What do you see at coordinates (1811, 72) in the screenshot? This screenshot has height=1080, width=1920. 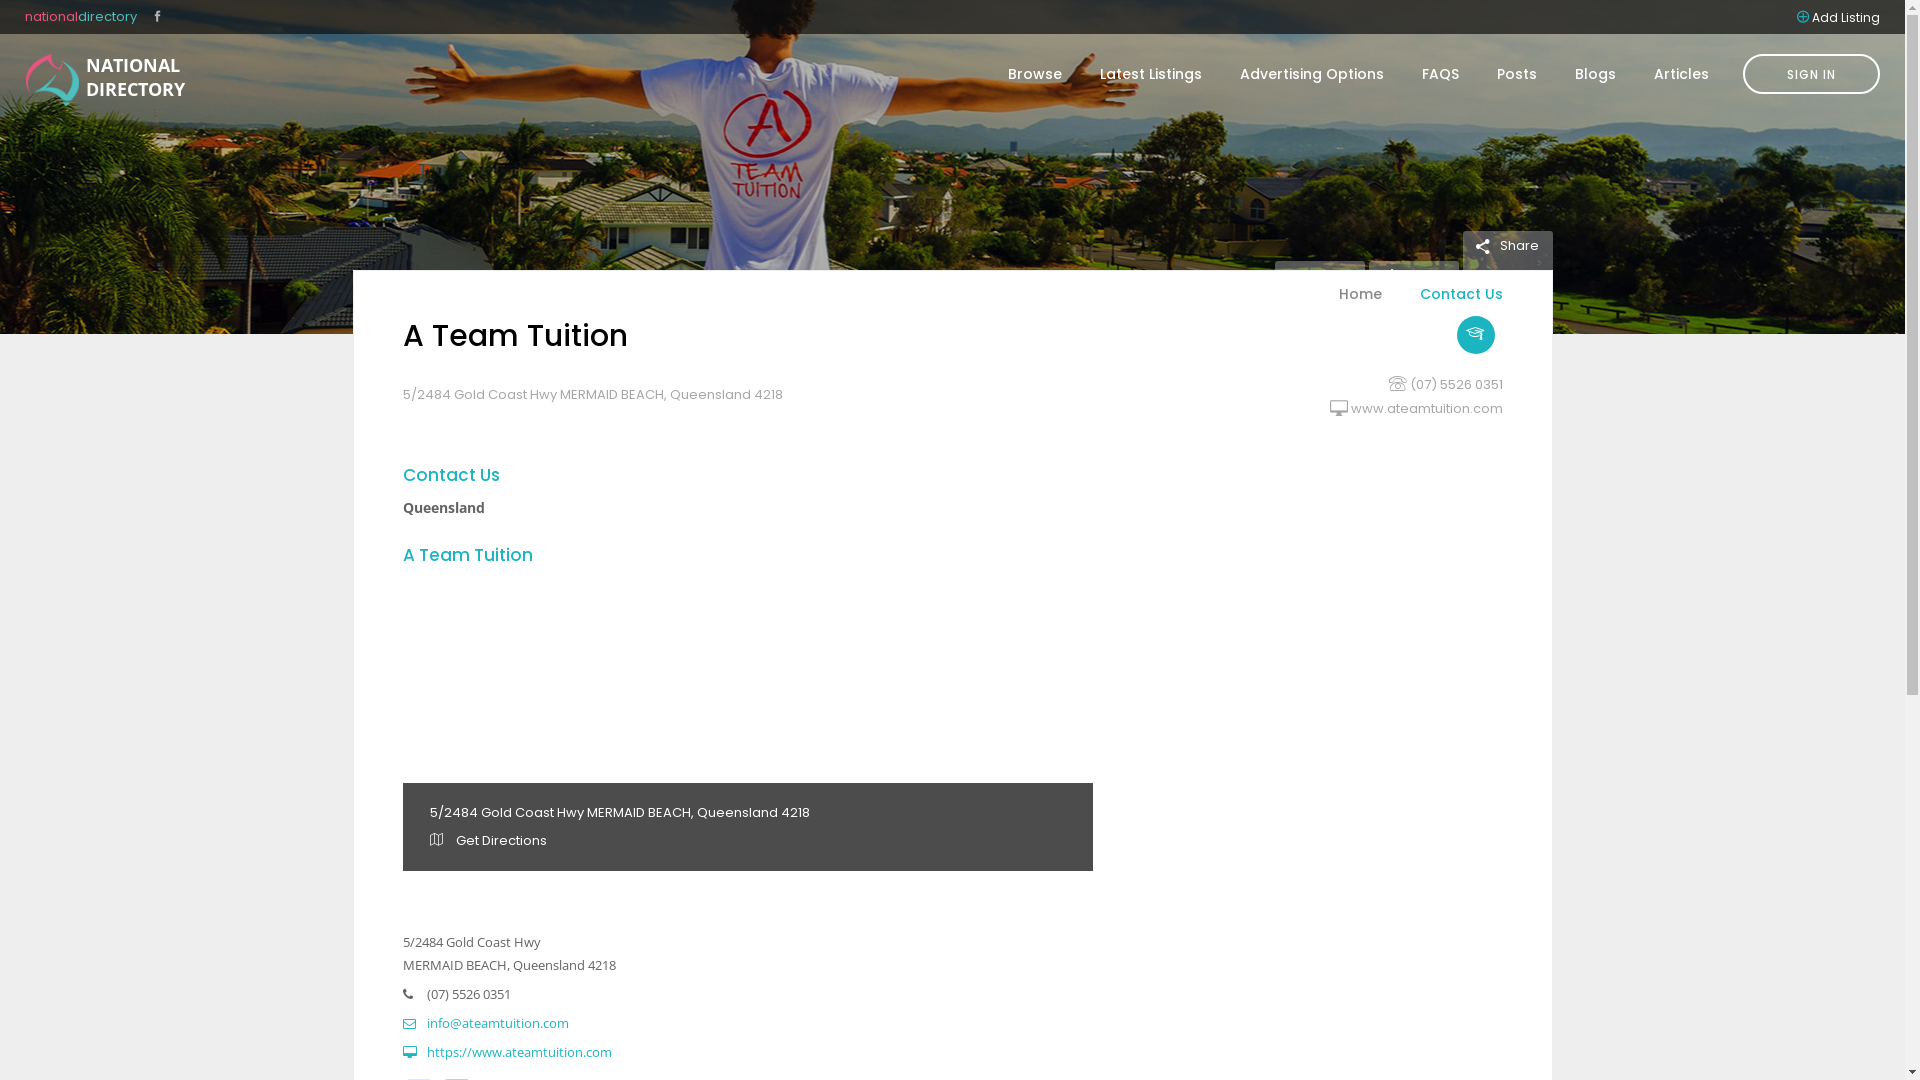 I see `'SIGN IN'` at bounding box center [1811, 72].